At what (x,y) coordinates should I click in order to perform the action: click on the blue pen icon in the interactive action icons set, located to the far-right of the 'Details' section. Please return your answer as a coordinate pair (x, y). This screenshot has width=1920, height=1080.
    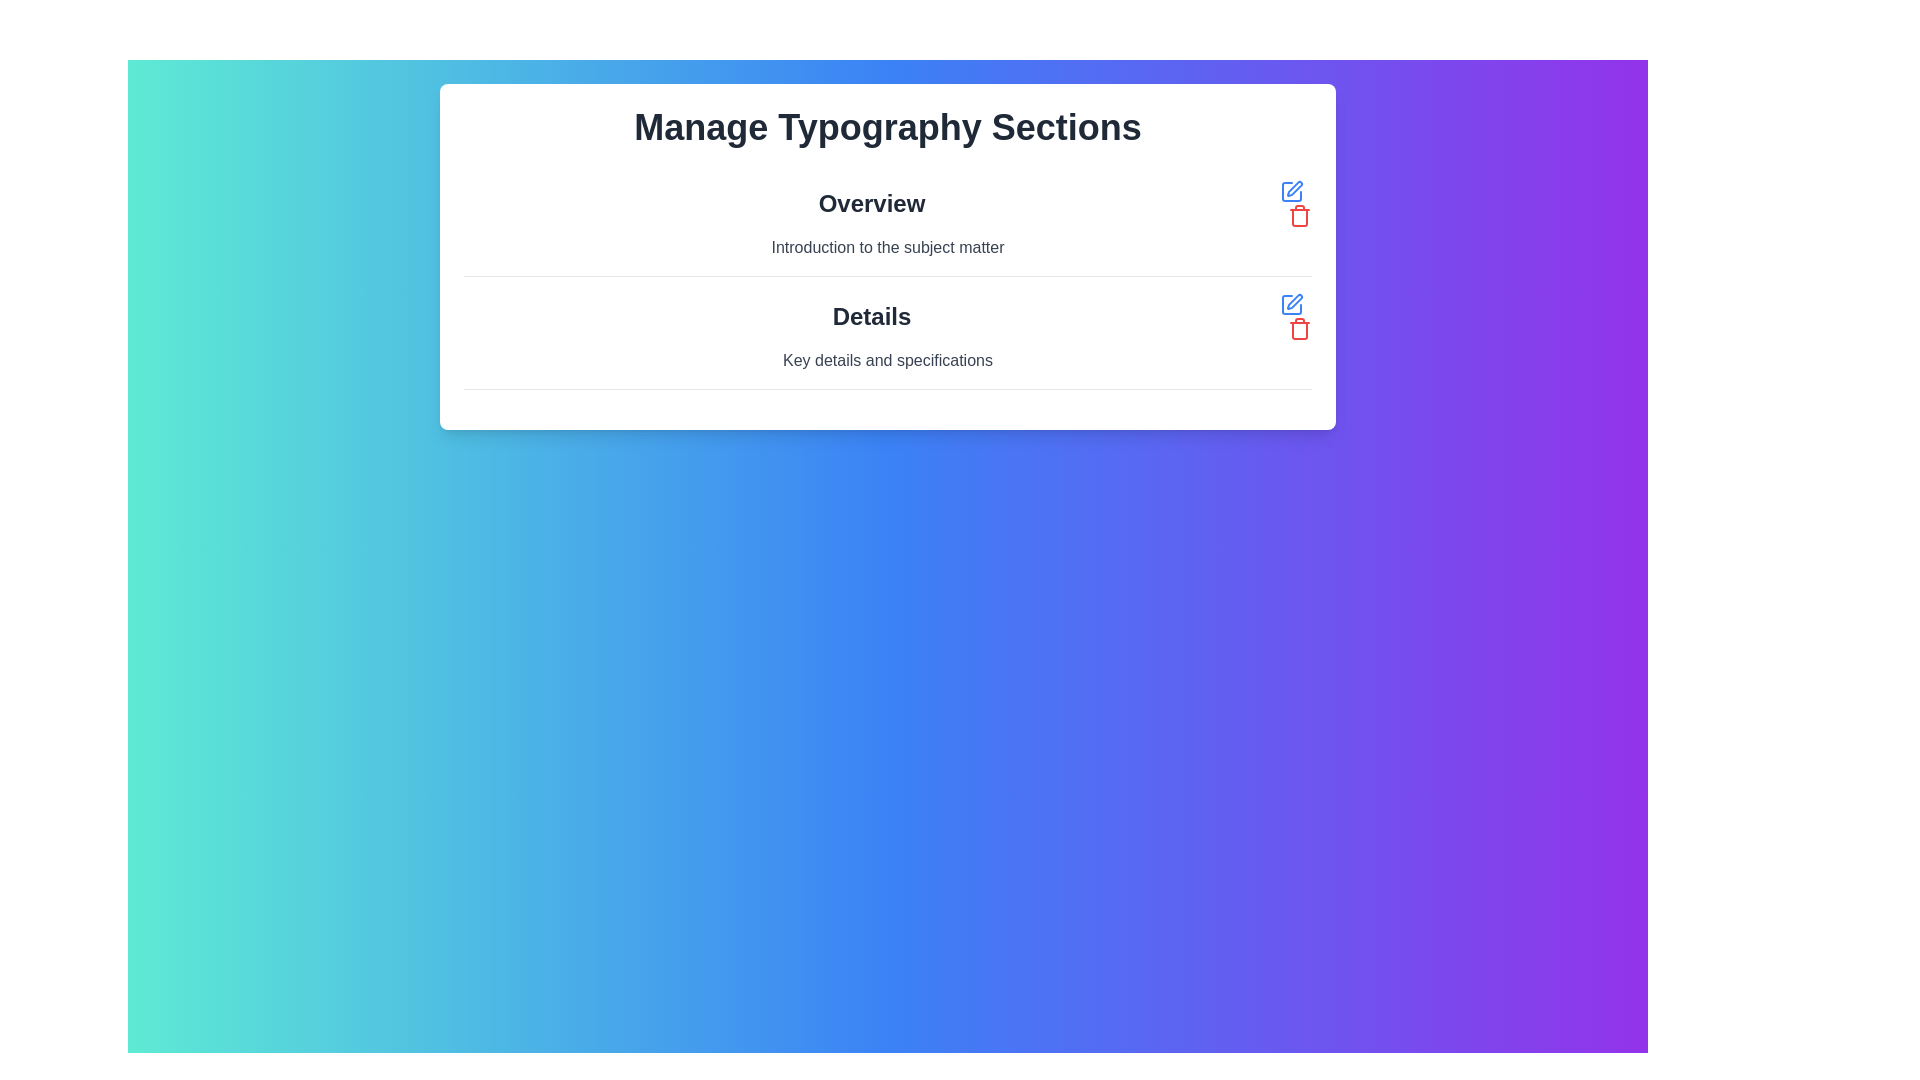
    Looking at the image, I should click on (1296, 315).